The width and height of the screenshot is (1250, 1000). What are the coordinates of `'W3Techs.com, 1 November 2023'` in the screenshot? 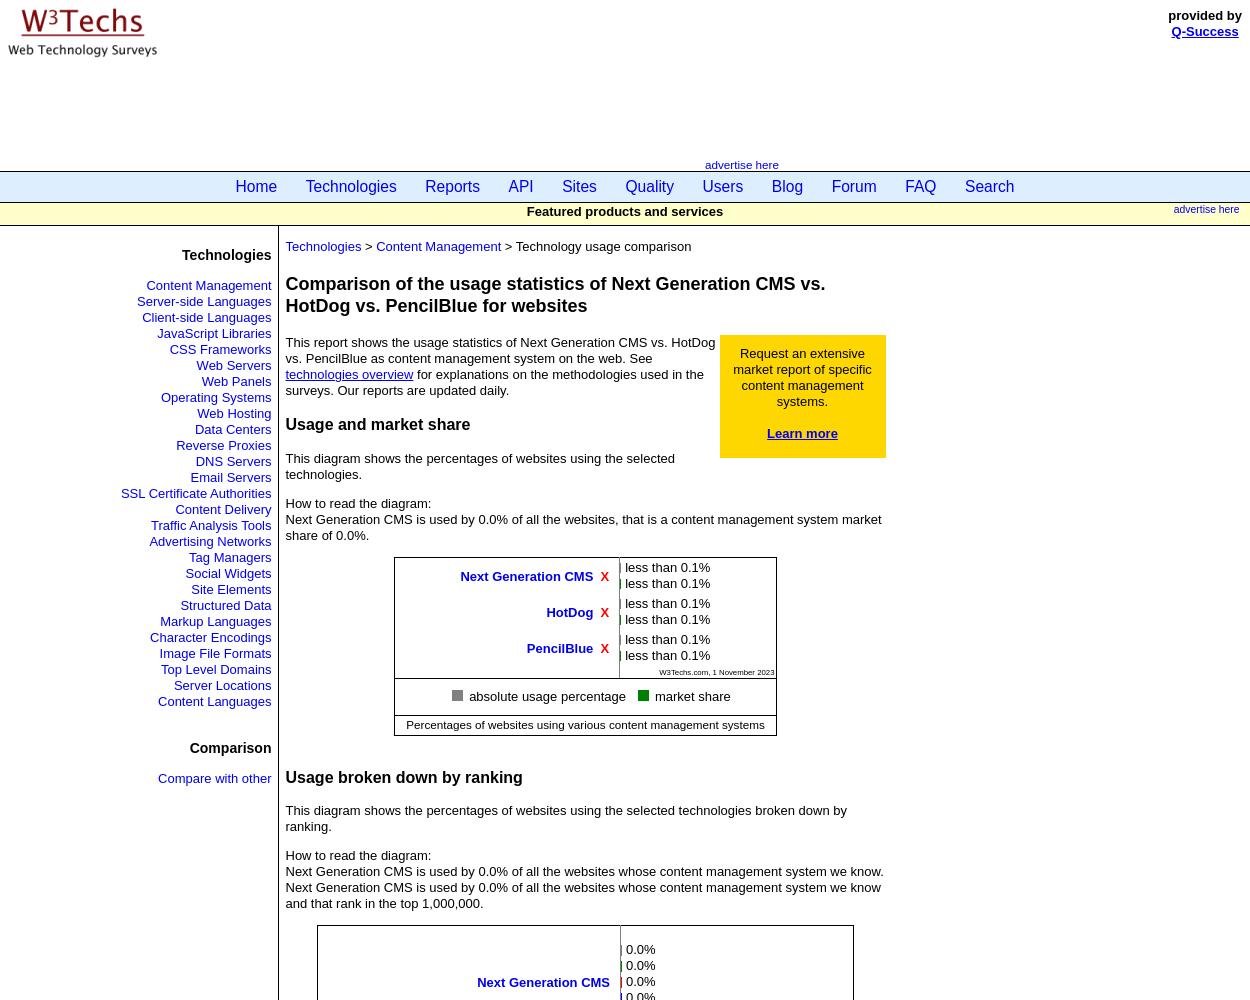 It's located at (715, 672).